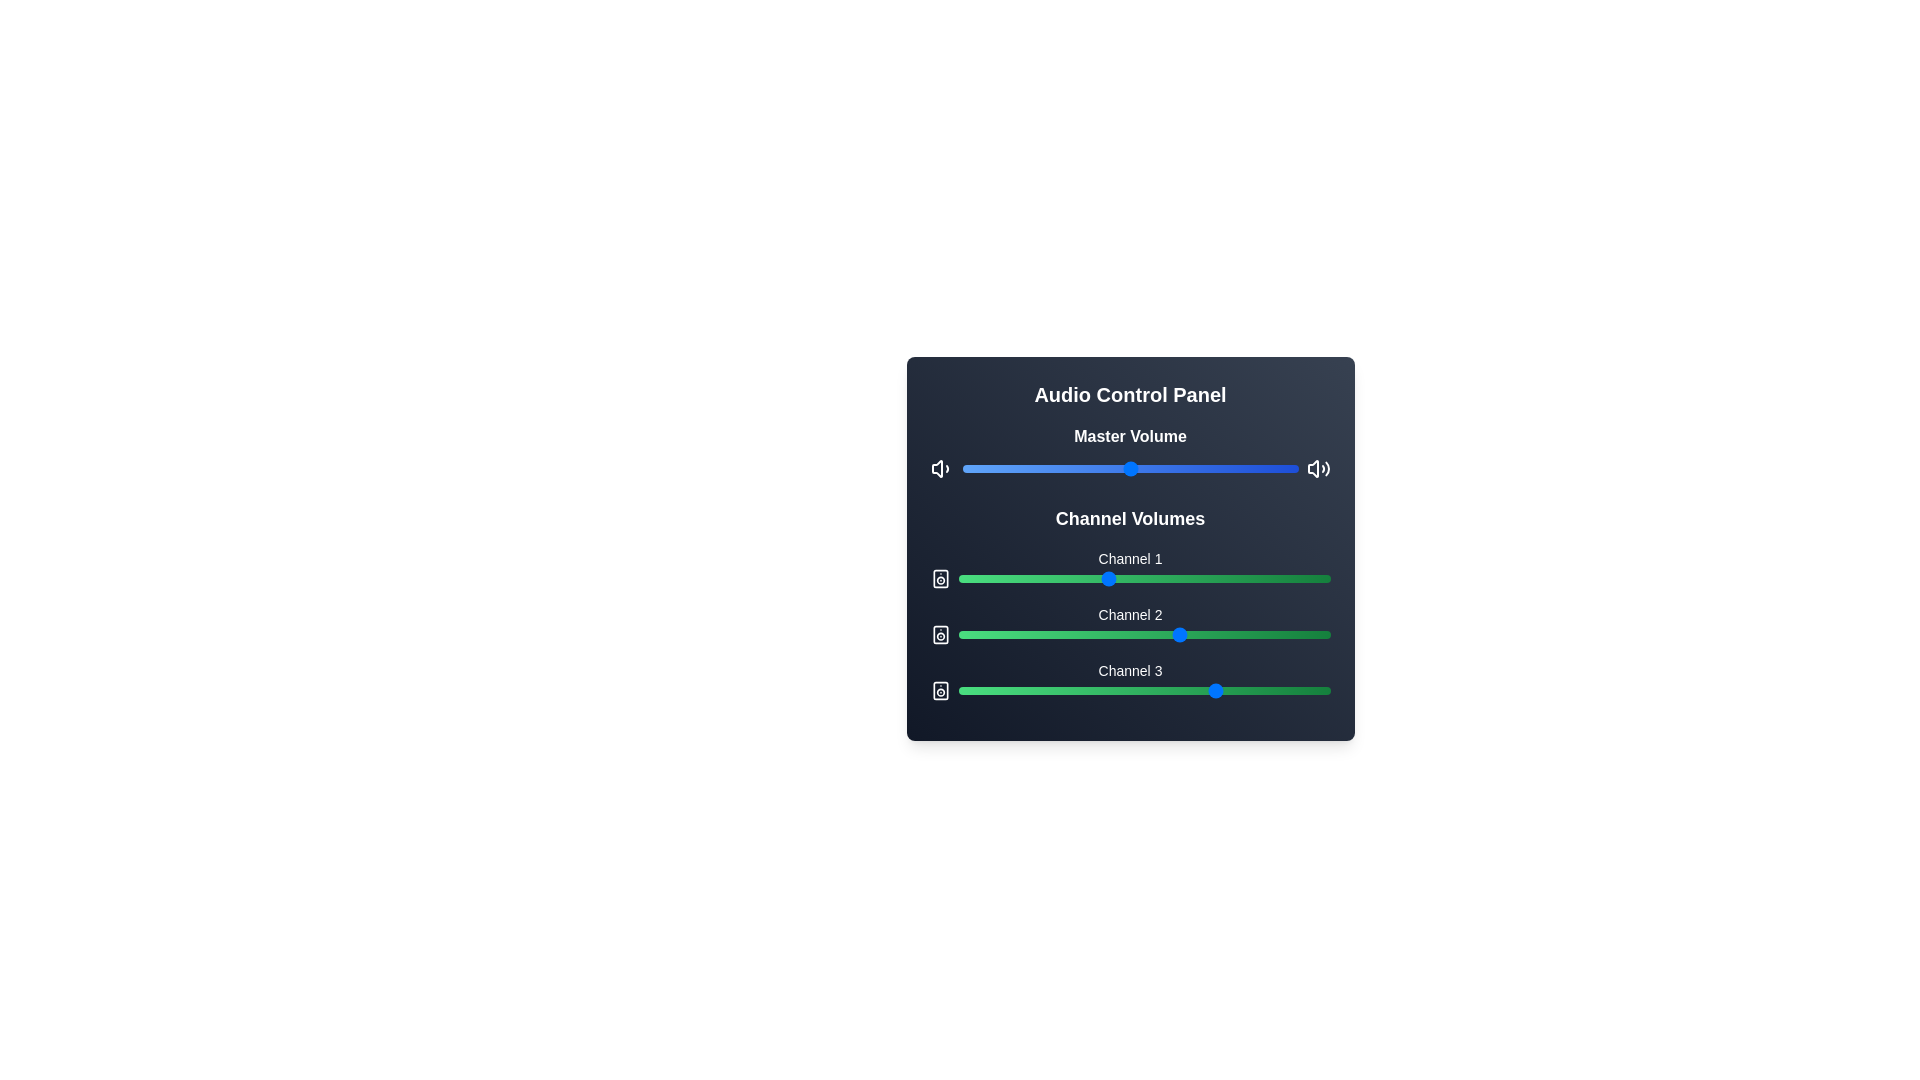 This screenshot has width=1920, height=1080. Describe the element at coordinates (1130, 613) in the screenshot. I see `the text label identifying 'Channel 2', which is positioned above the green volume slider and blue handle for Channel 2, within the 'Channel Volumes' section` at that location.